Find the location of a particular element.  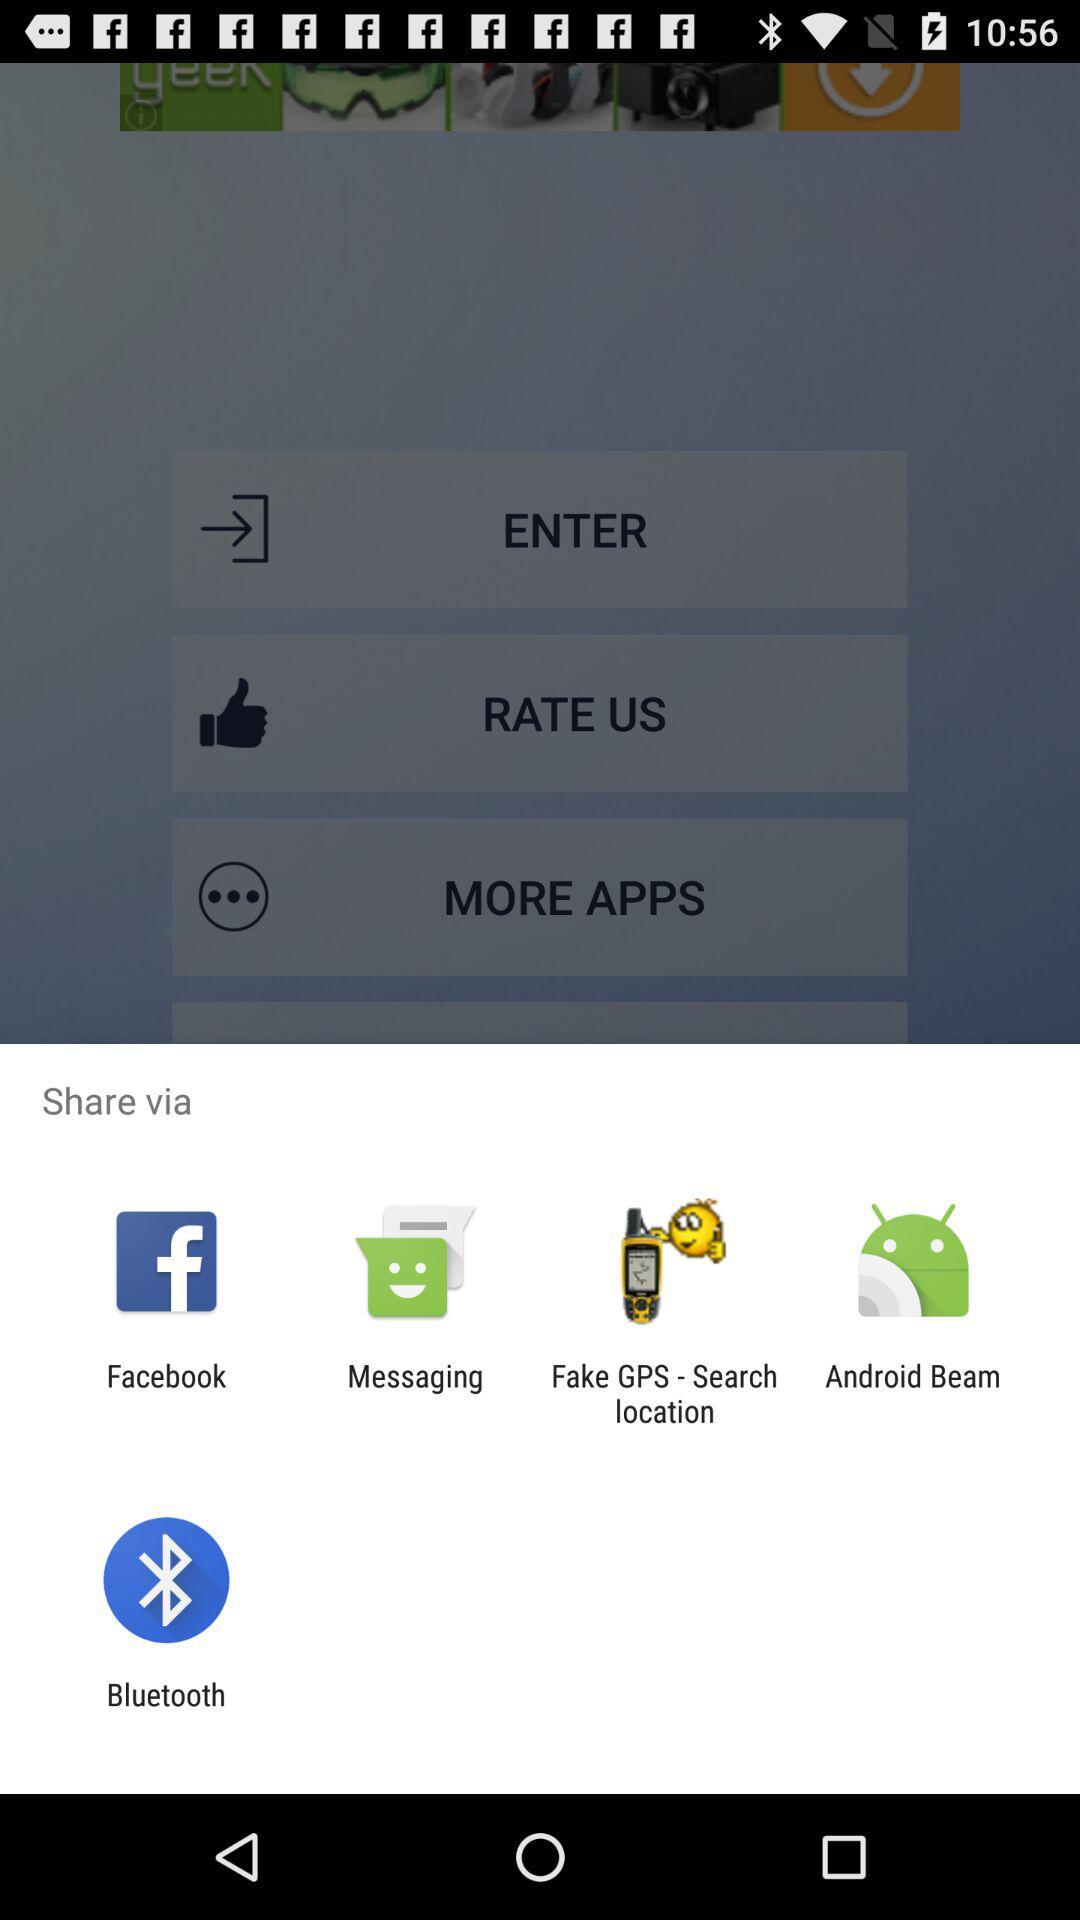

item to the right of fake gps search icon is located at coordinates (913, 1392).